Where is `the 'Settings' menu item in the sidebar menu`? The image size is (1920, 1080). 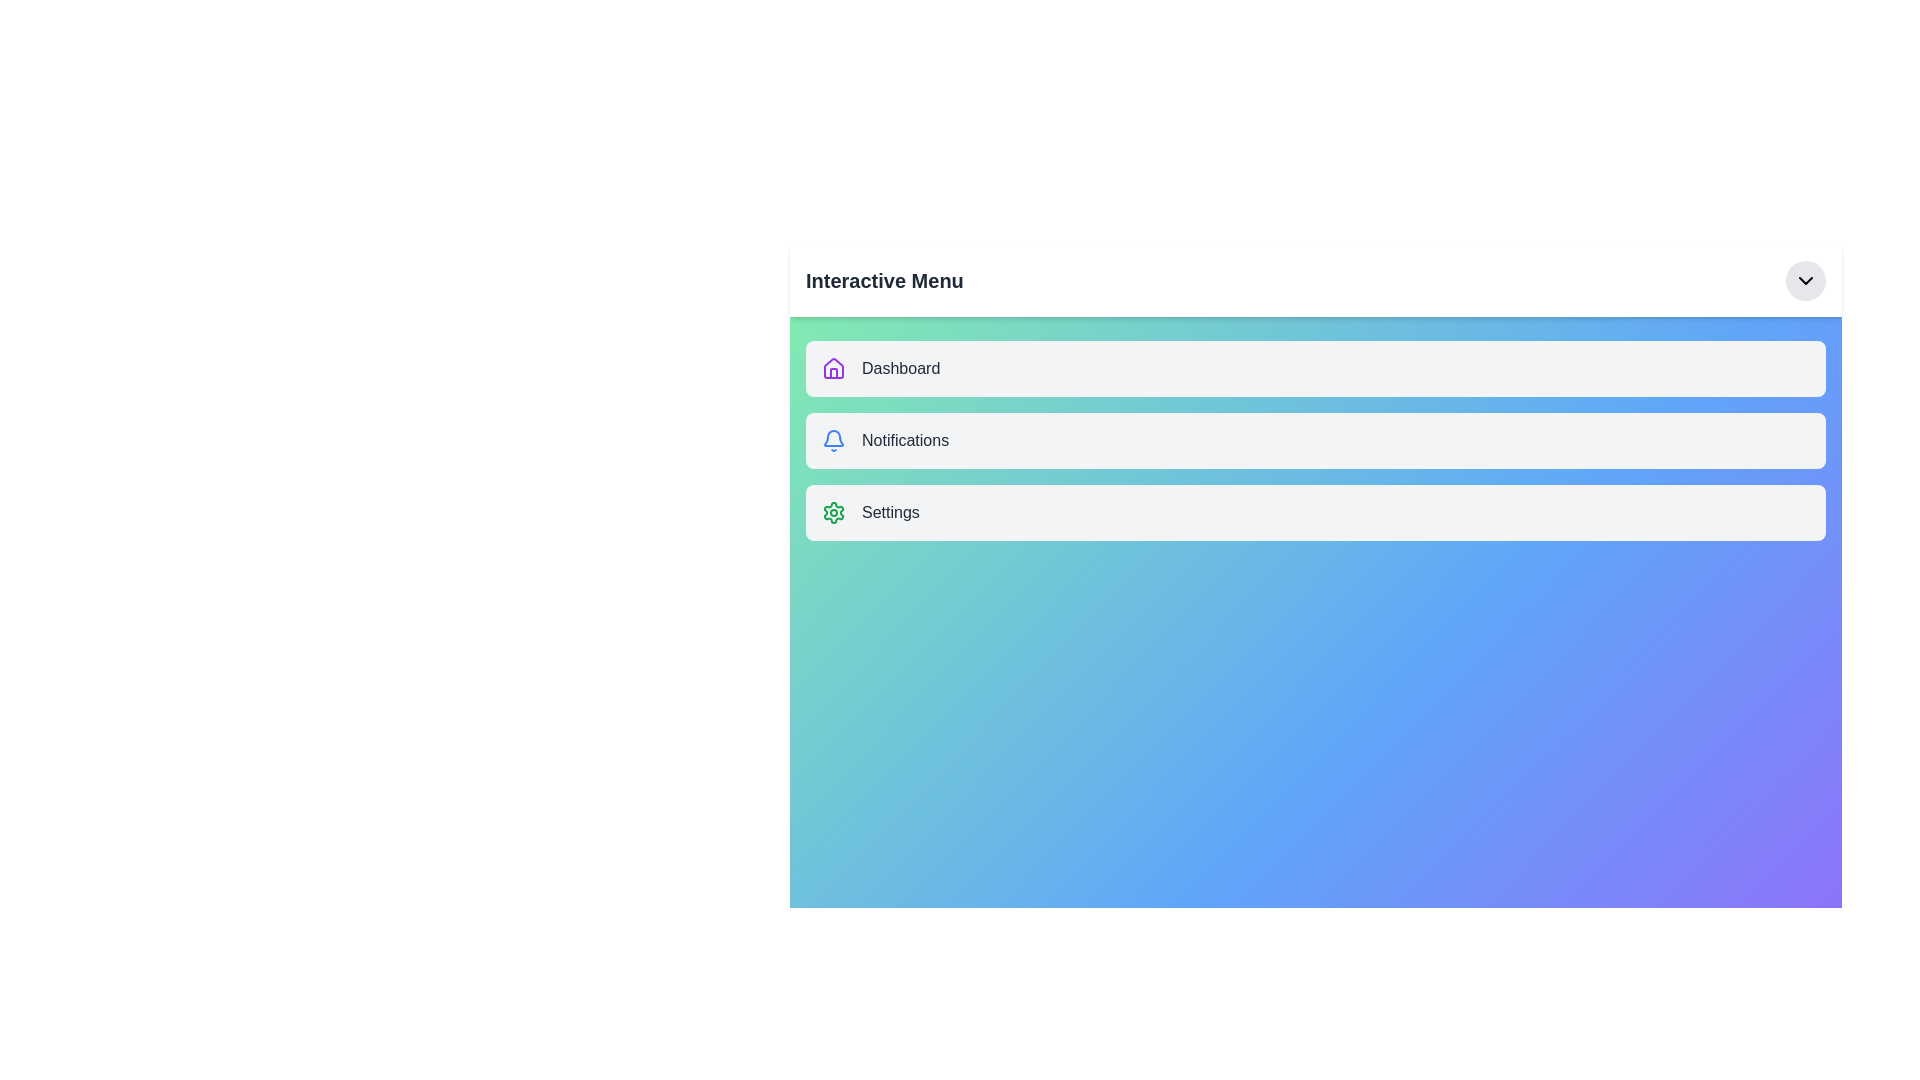
the 'Settings' menu item in the sidebar menu is located at coordinates (1315, 512).